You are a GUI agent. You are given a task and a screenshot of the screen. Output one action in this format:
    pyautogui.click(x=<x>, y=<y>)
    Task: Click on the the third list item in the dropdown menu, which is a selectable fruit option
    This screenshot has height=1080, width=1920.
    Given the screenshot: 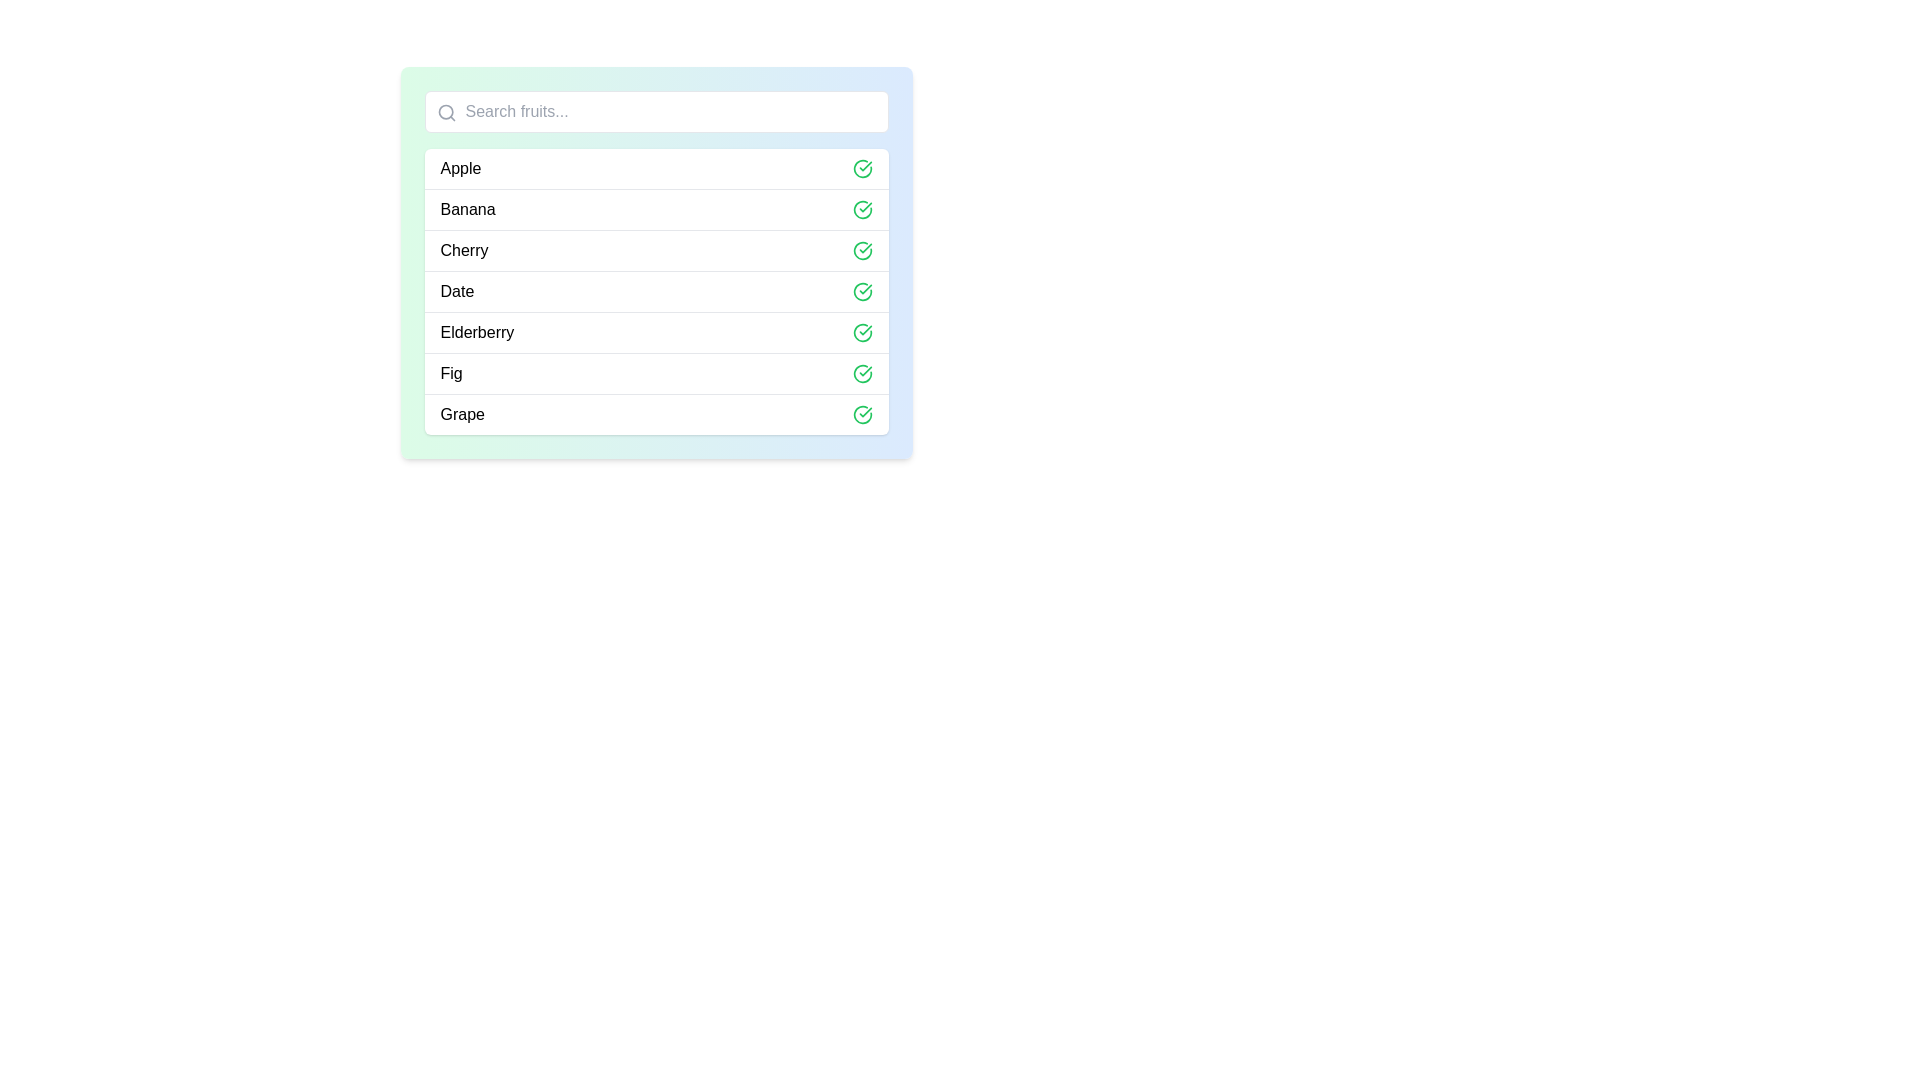 What is the action you would take?
    pyautogui.click(x=656, y=249)
    